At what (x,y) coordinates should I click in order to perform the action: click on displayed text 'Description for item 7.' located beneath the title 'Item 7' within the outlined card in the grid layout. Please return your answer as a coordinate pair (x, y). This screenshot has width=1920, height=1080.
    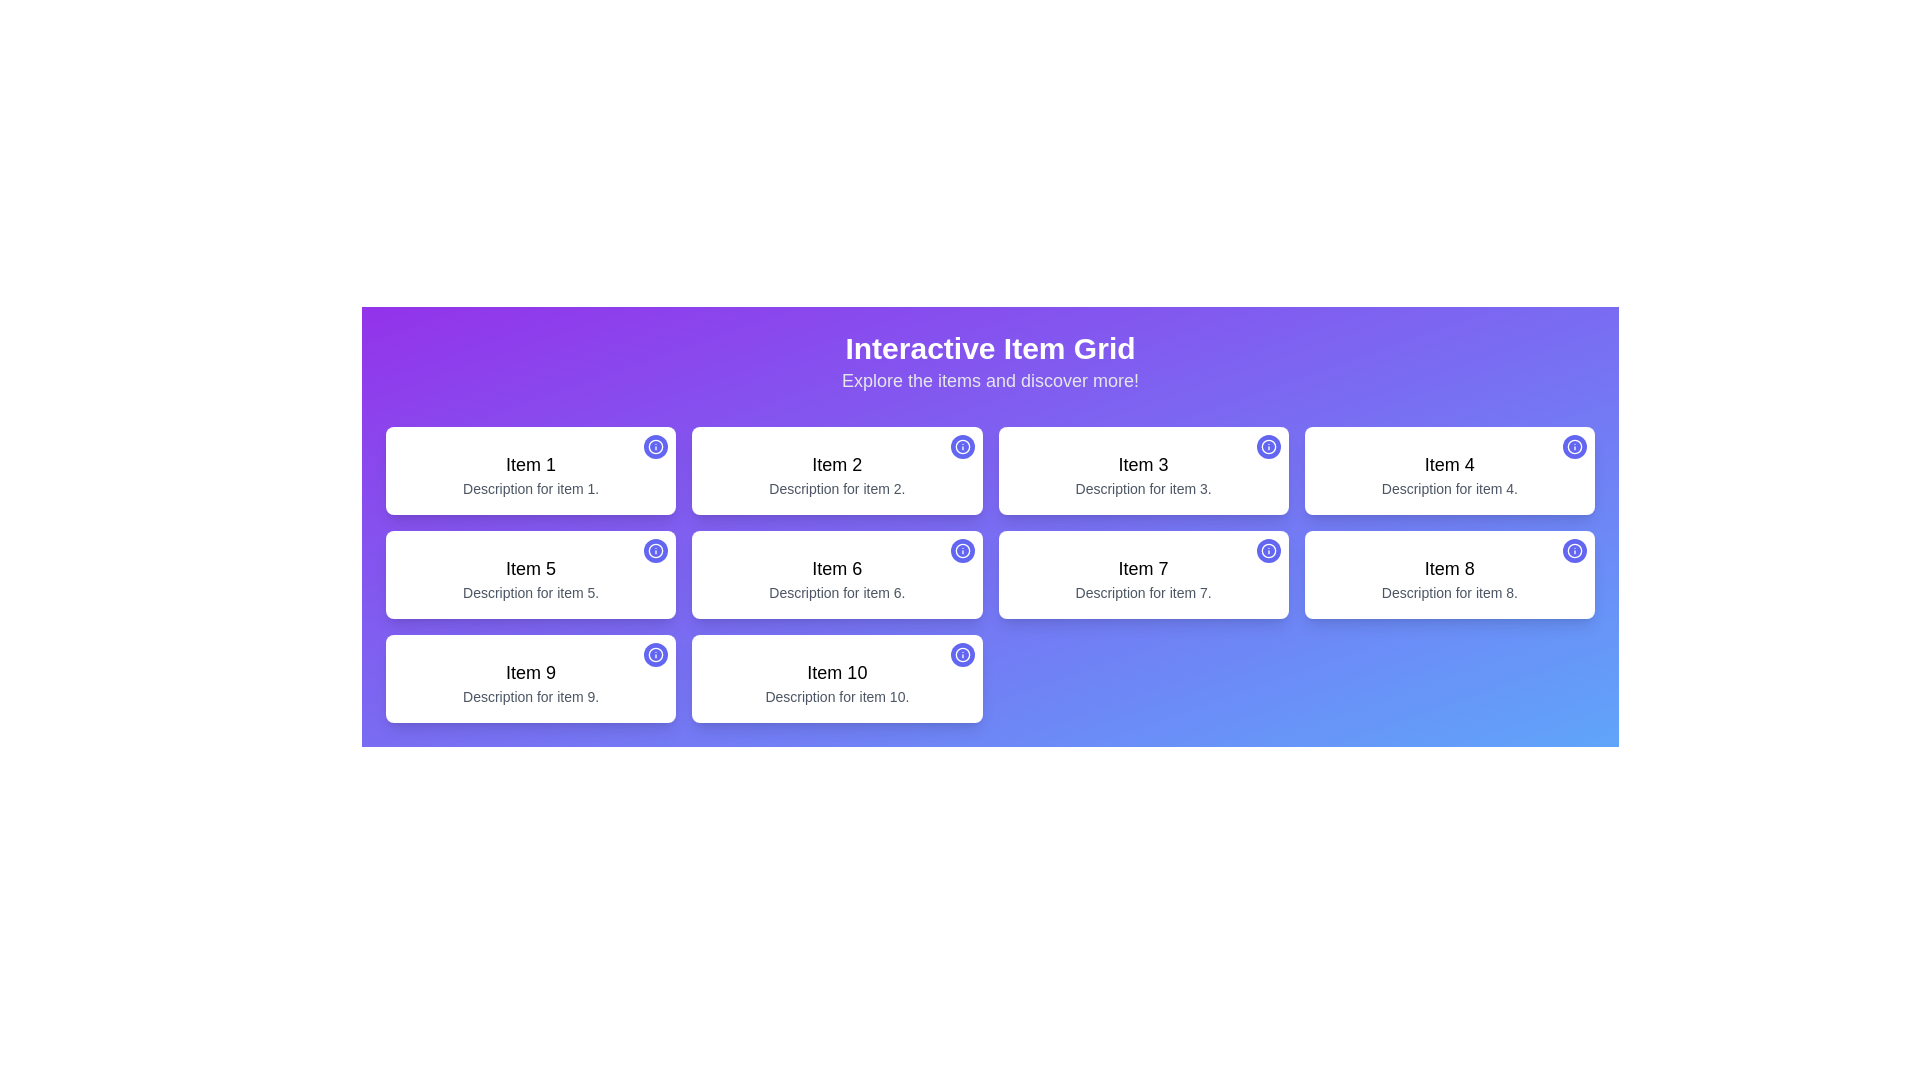
    Looking at the image, I should click on (1143, 592).